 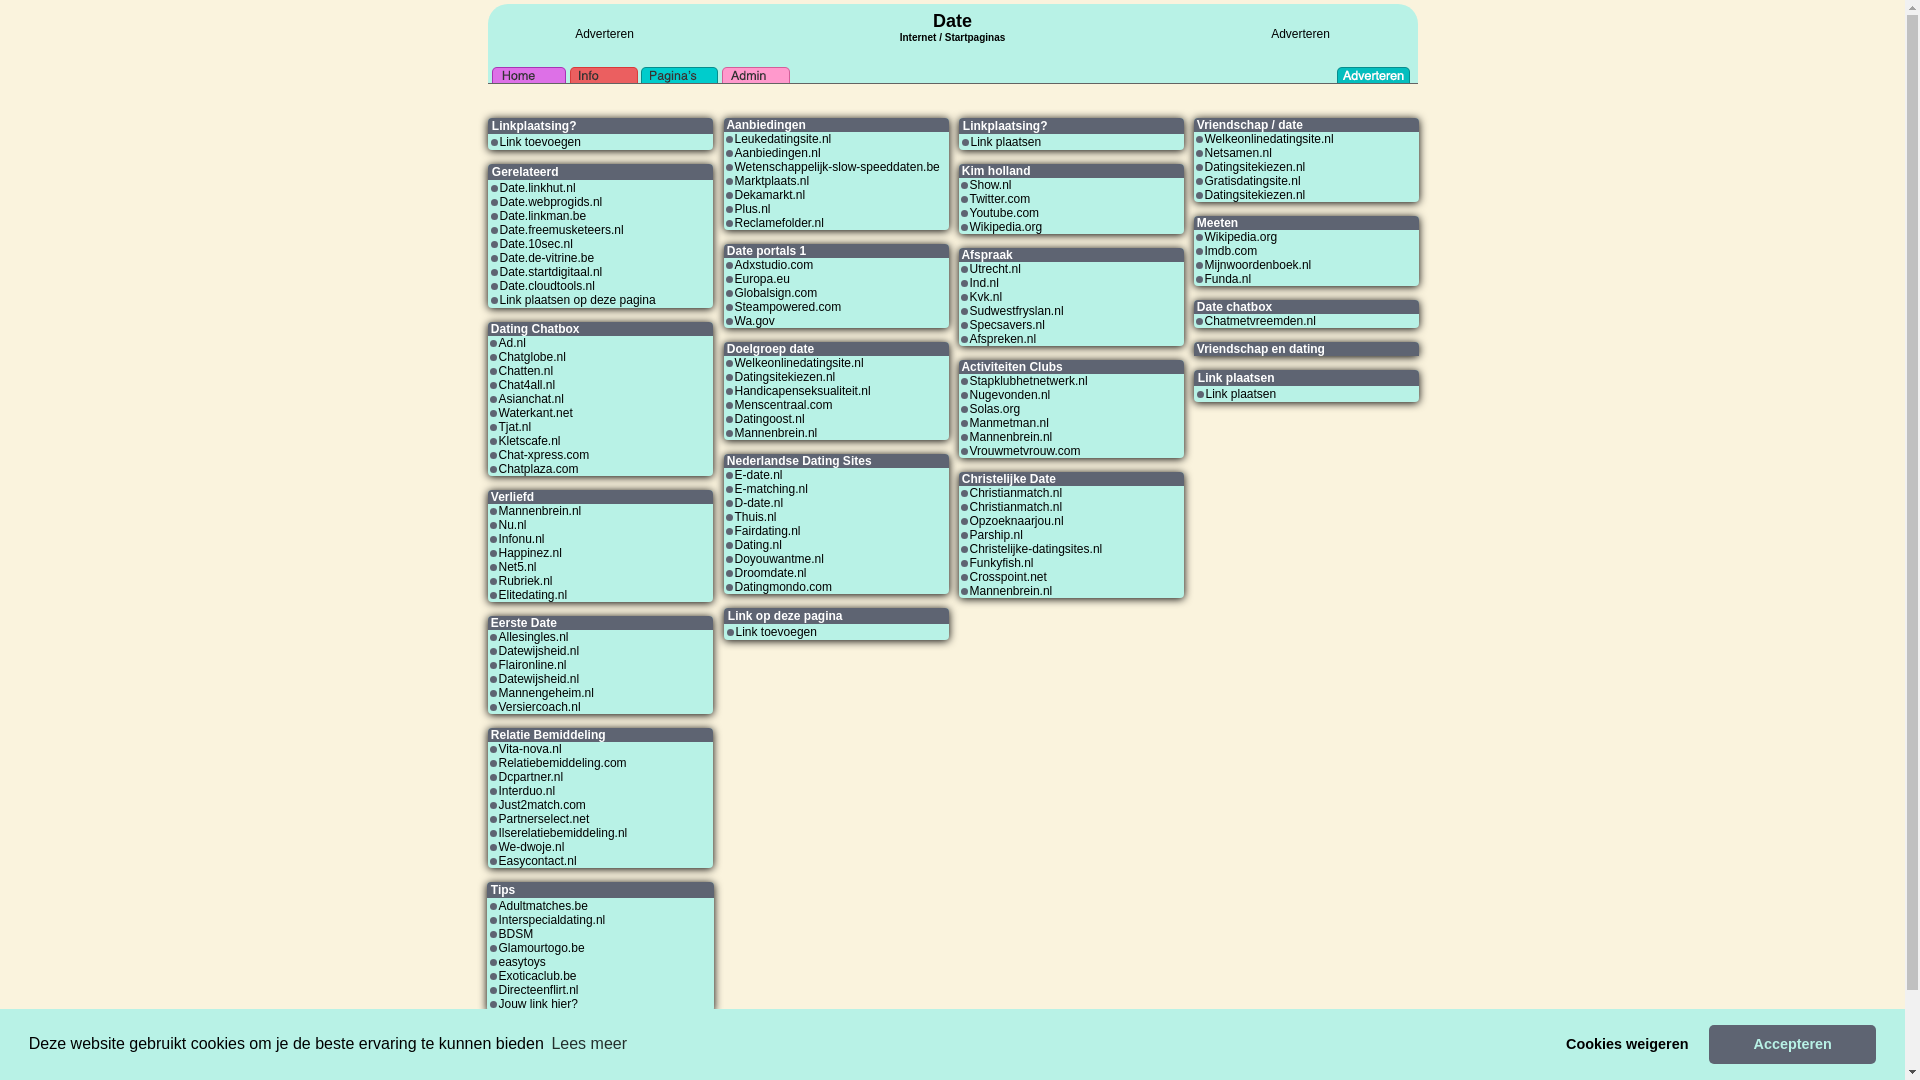 I want to click on 'Chat4all.nl', so click(x=526, y=385).